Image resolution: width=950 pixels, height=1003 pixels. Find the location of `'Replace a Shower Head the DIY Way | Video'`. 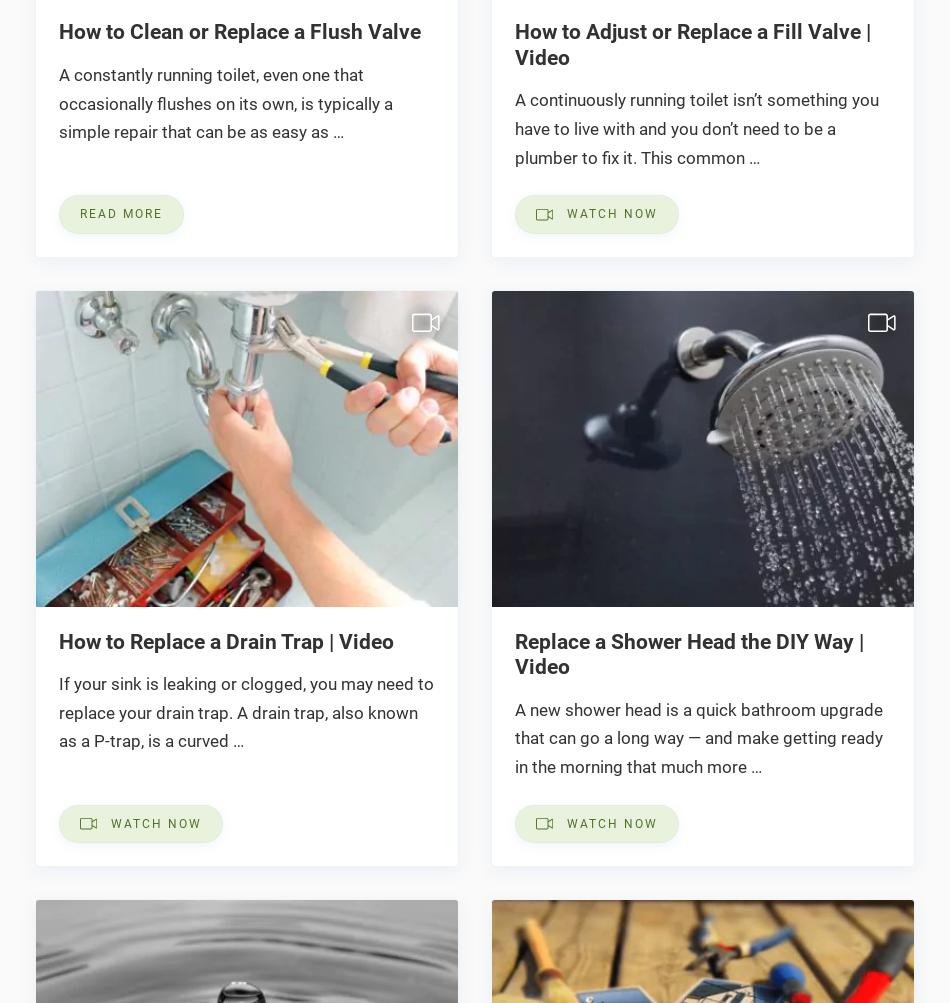

'Replace a Shower Head the DIY Way | Video' is located at coordinates (688, 653).